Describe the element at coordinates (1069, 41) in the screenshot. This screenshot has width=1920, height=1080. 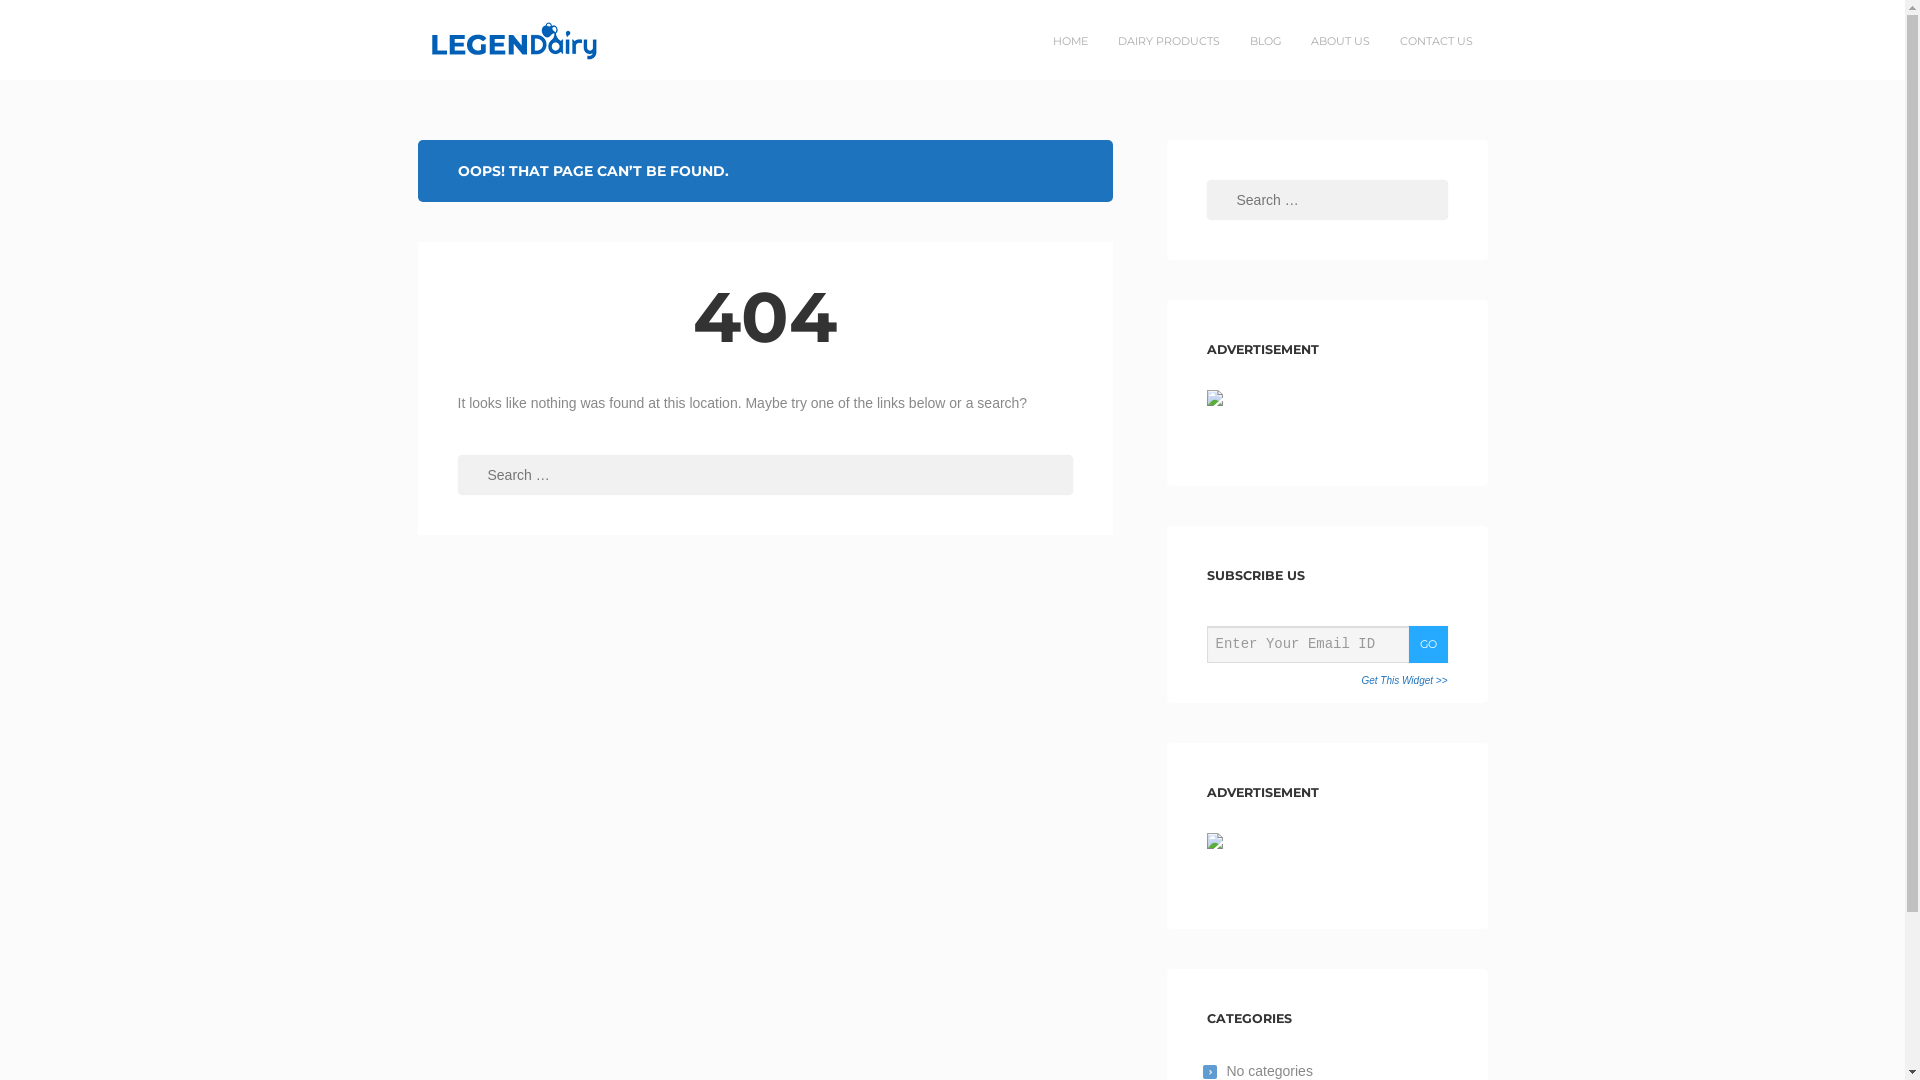
I see `'HOME'` at that location.